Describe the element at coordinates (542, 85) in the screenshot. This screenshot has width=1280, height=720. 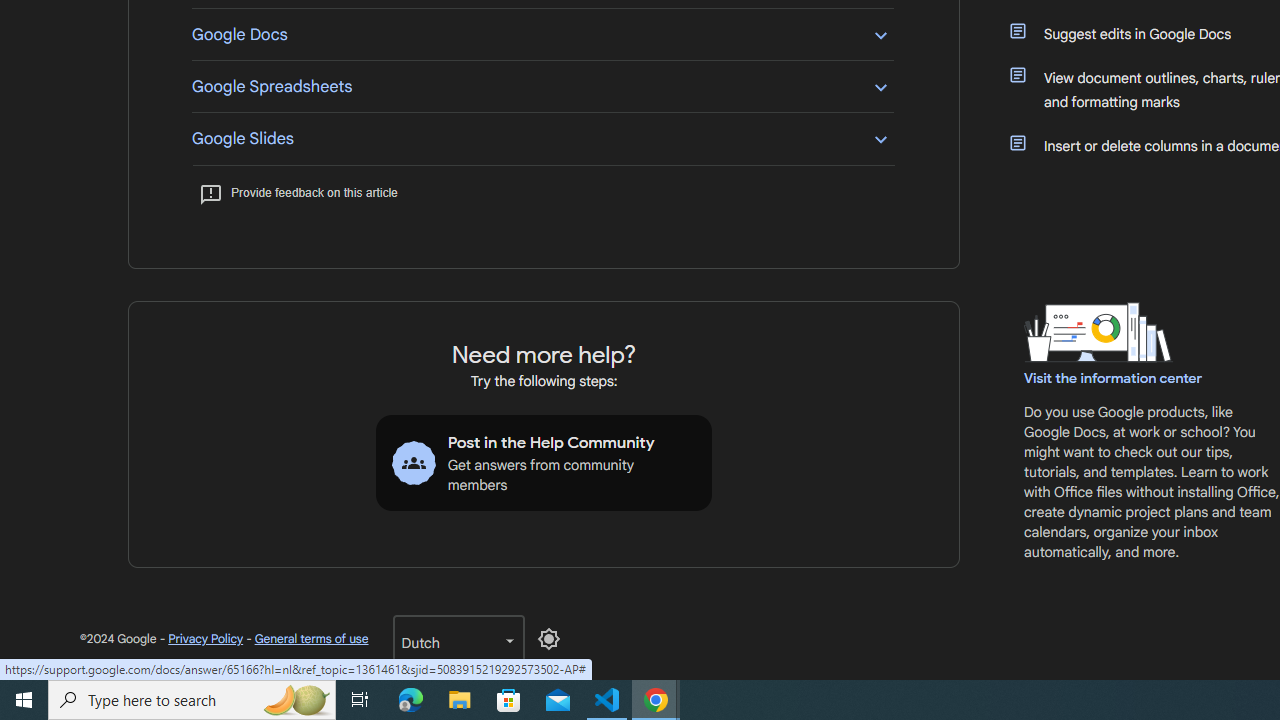
I see `'Google Spreadsheets'` at that location.